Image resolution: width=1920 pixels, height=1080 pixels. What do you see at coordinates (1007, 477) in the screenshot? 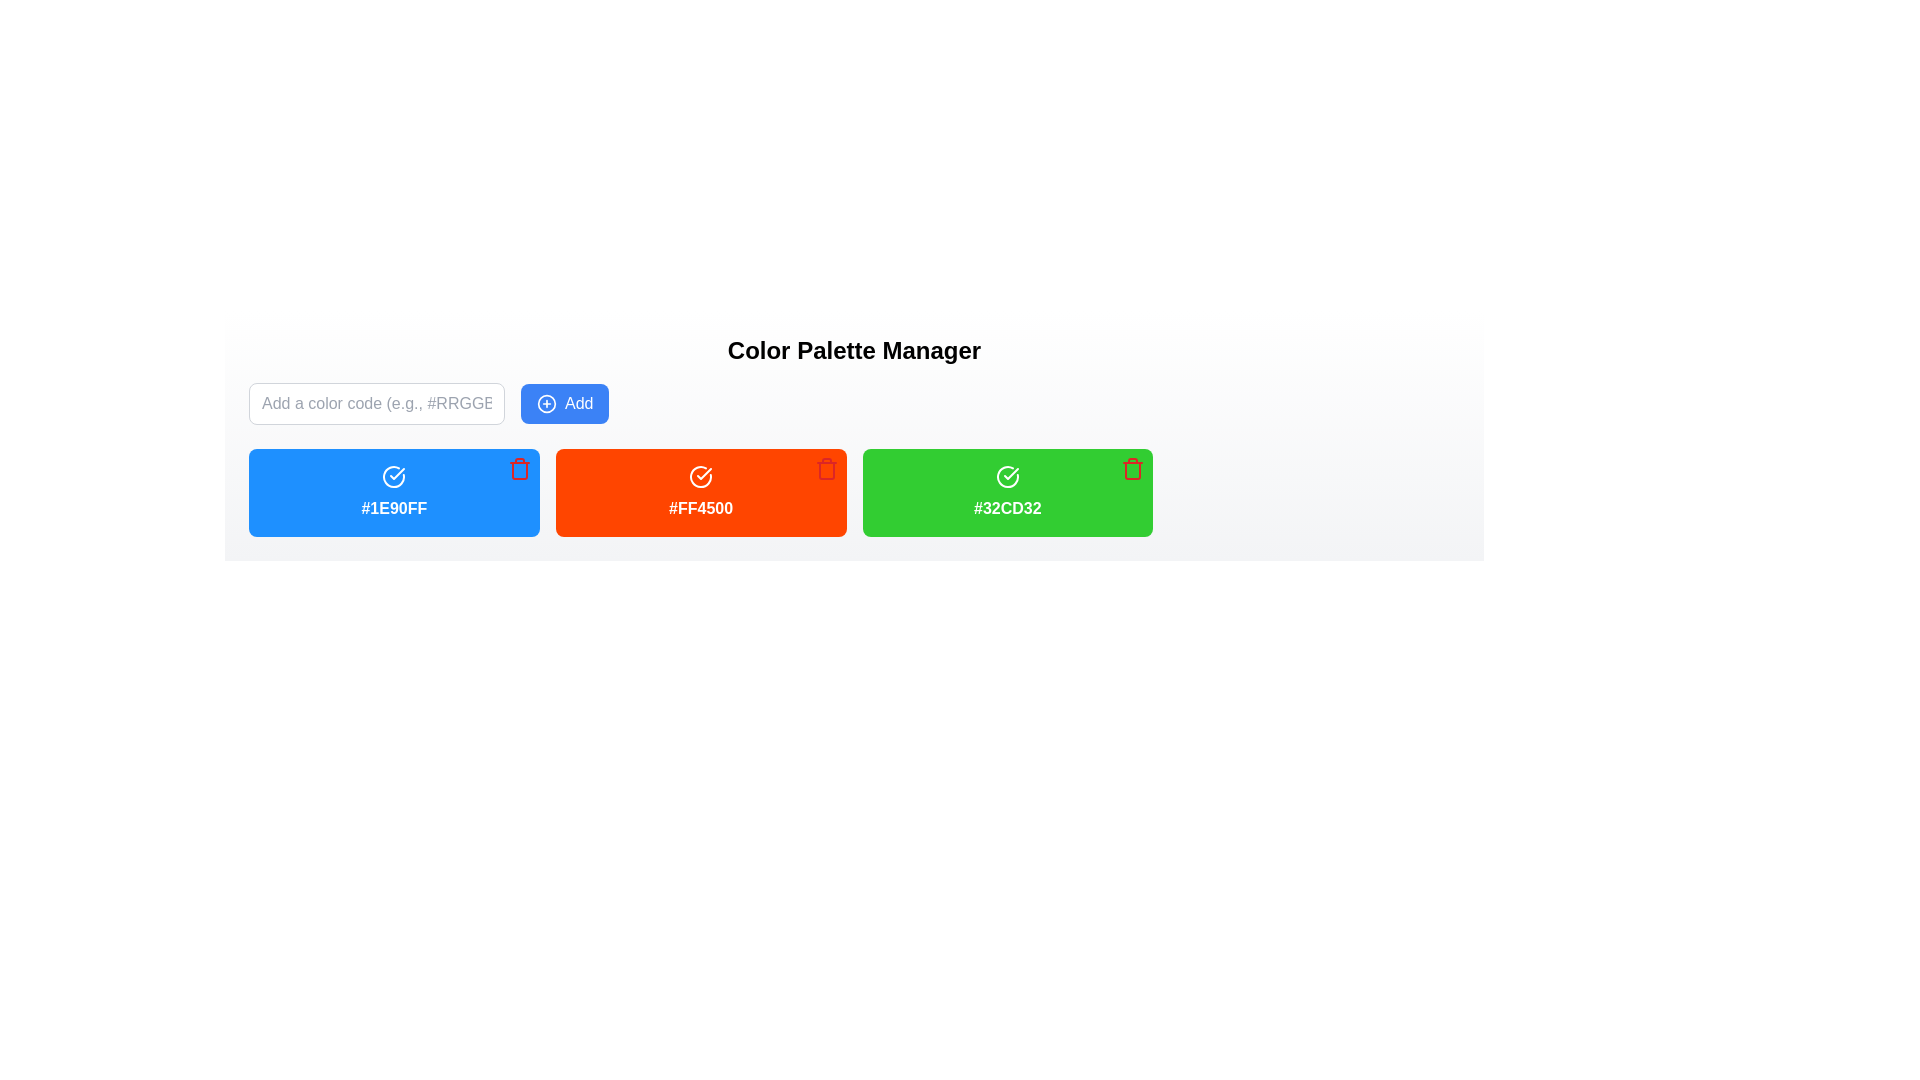
I see `the green-colored button segment with a checkmark icon, which is the third button in the row below the 'Color Palette Manager' header` at bounding box center [1007, 477].